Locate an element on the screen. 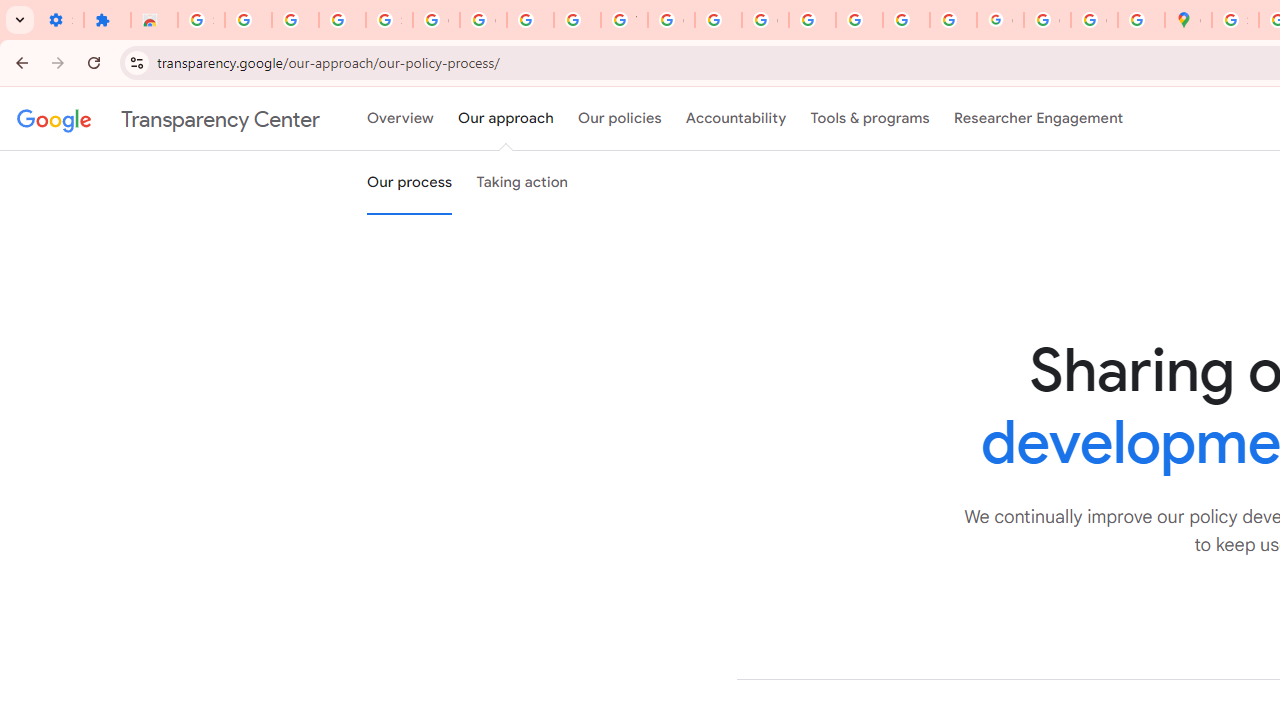 This screenshot has height=720, width=1280. 'Taking action' is located at coordinates (522, 183).